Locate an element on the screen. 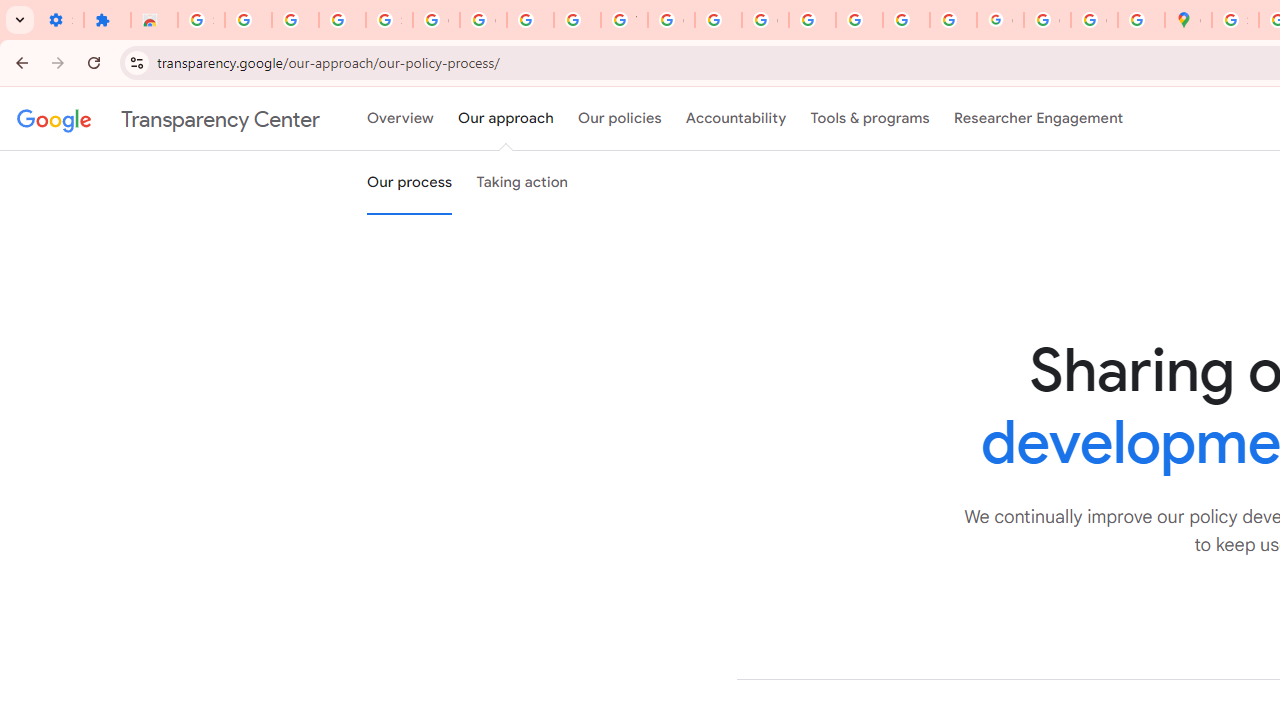 This screenshot has height=720, width=1280. 'Taking action' is located at coordinates (522, 183).